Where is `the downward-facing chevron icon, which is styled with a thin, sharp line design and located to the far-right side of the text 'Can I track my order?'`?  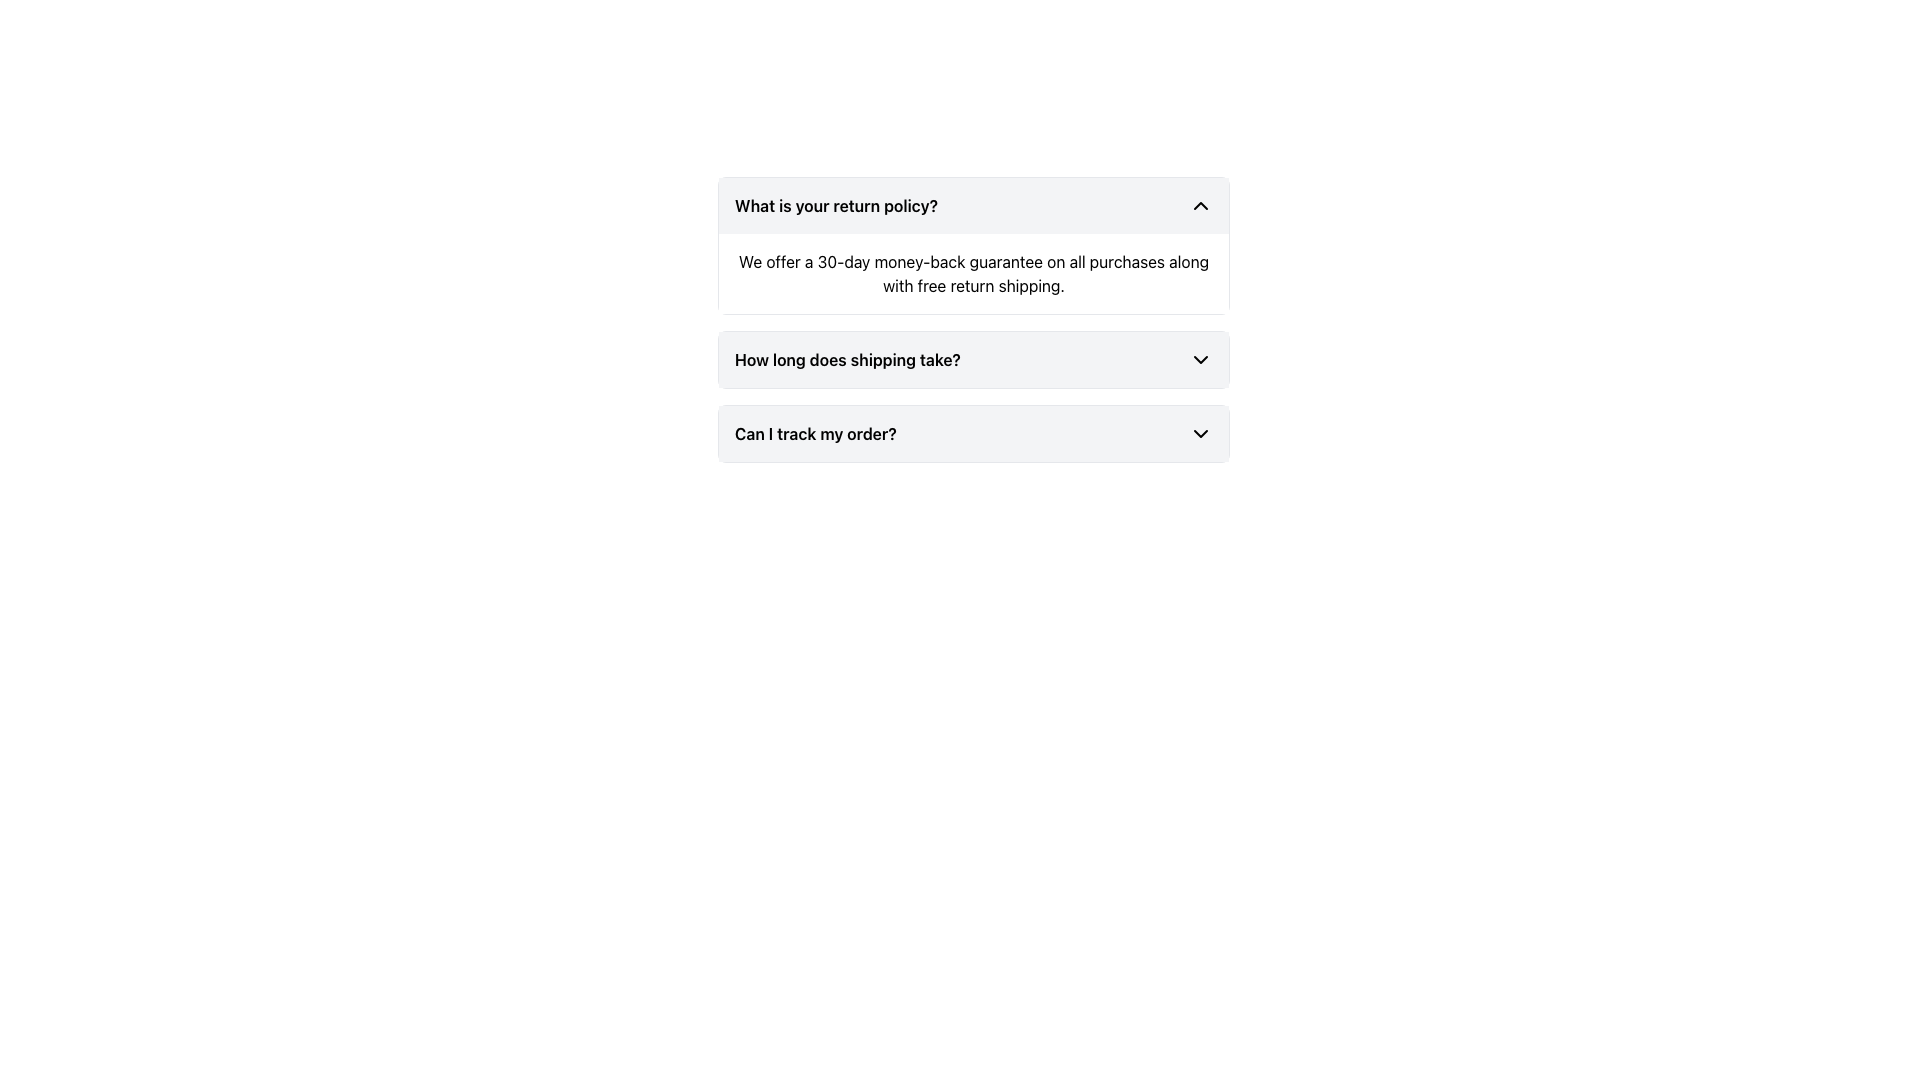
the downward-facing chevron icon, which is styled with a thin, sharp line design and located to the far-right side of the text 'Can I track my order?' is located at coordinates (1200, 433).